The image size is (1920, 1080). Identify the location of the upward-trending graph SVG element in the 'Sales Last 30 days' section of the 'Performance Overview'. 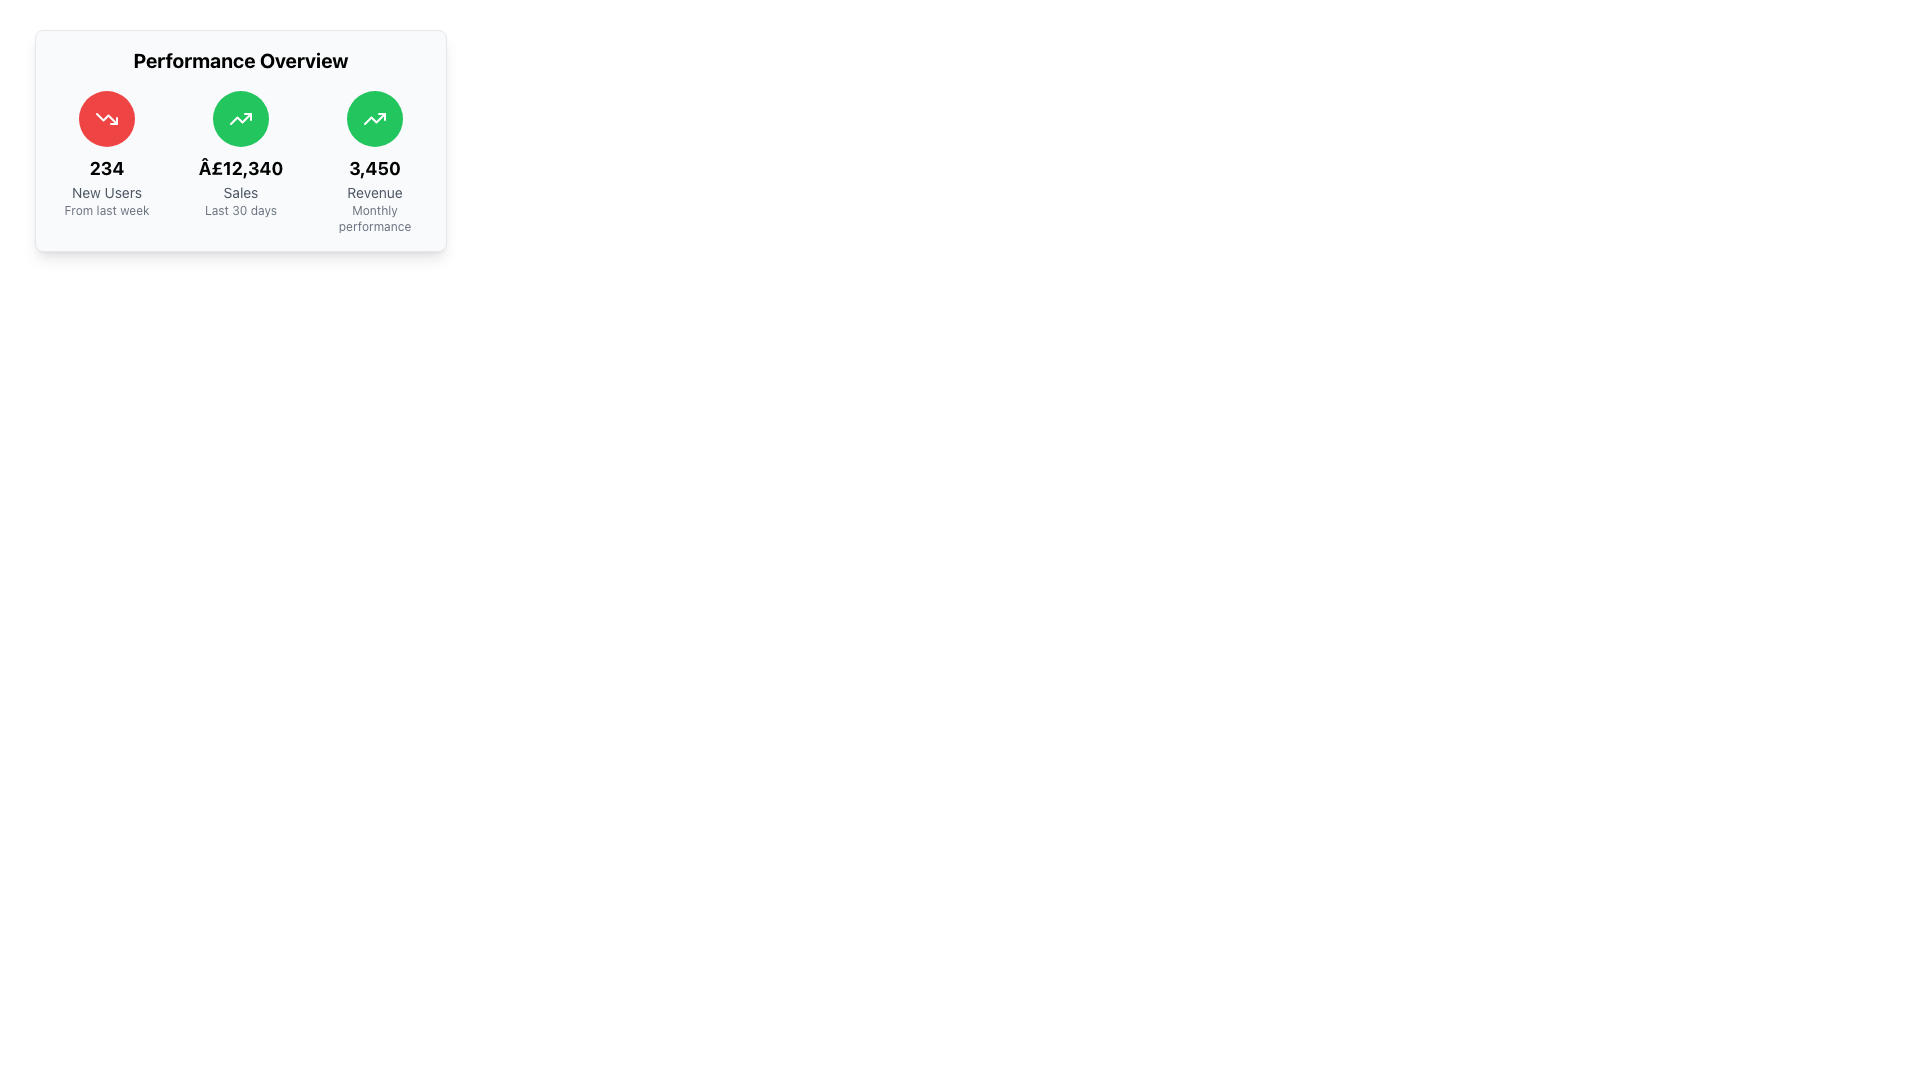
(374, 119).